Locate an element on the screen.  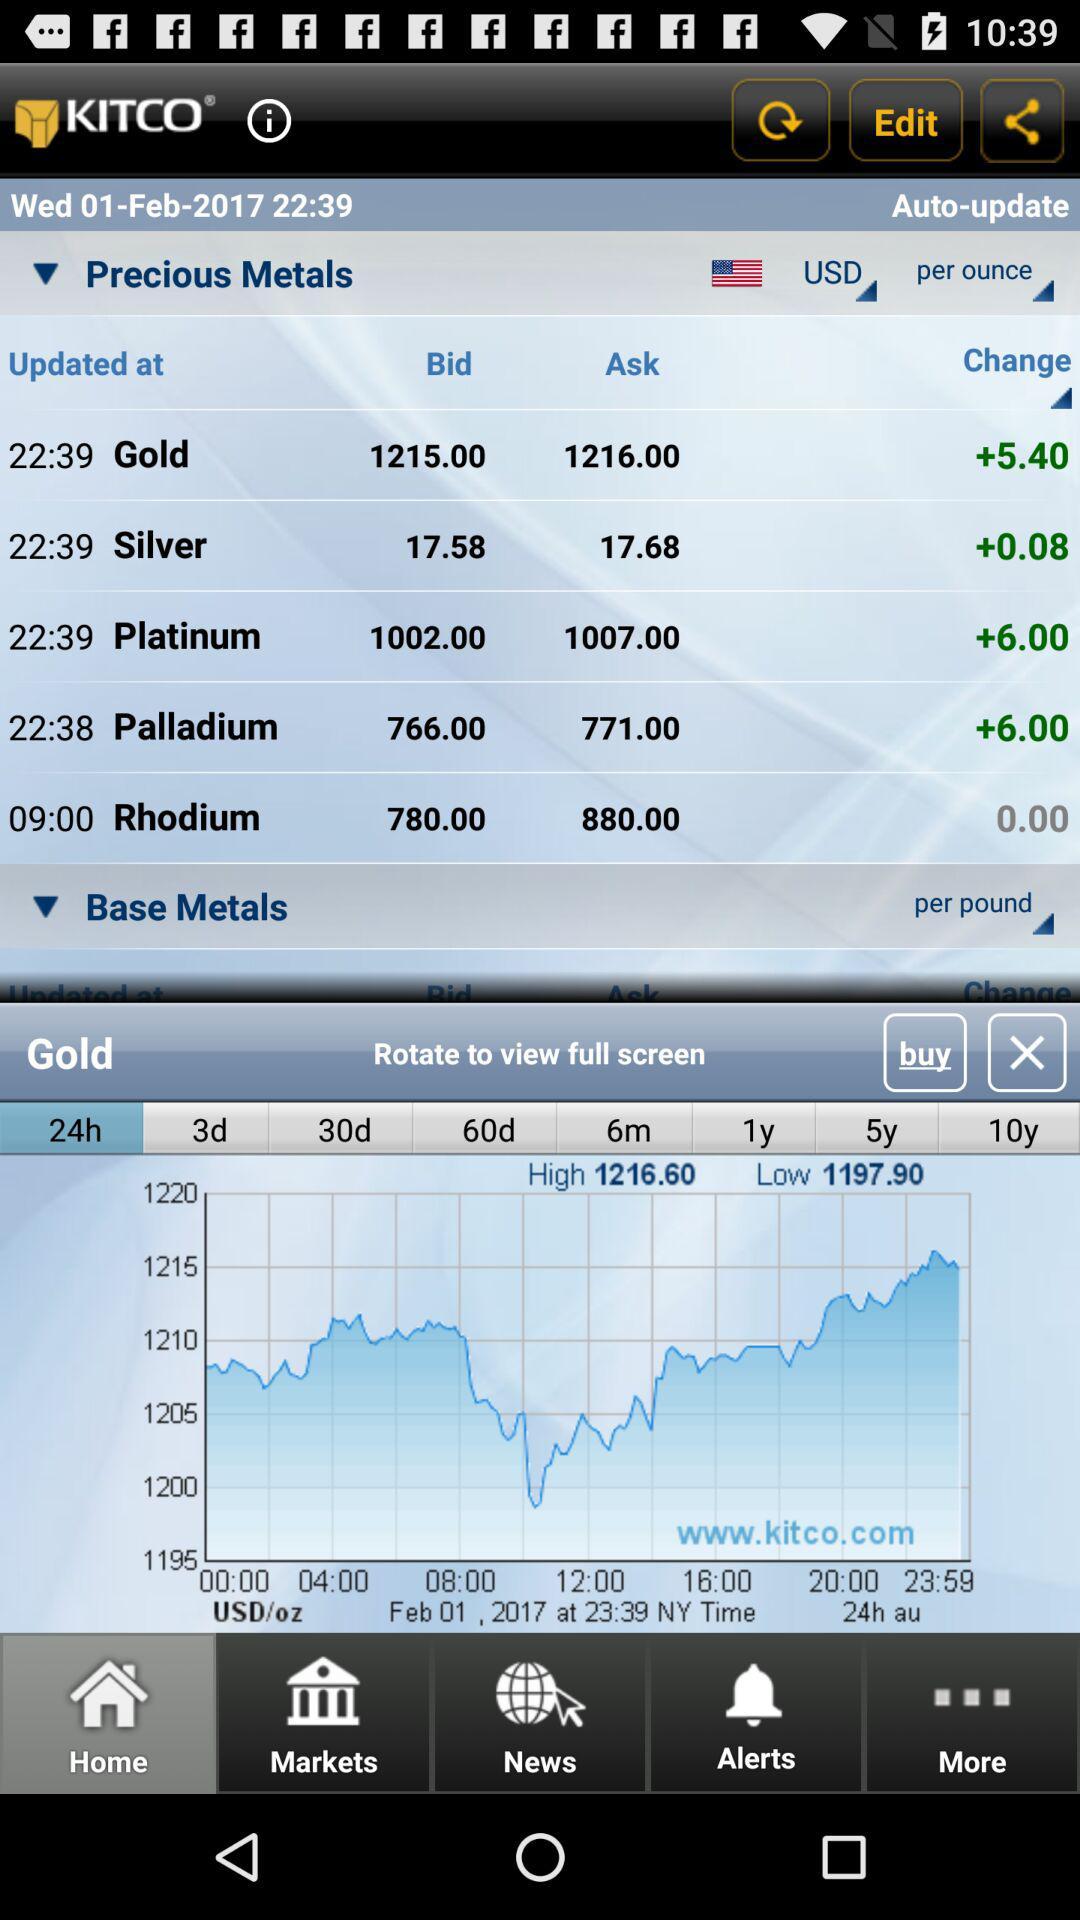
the icon to the right of 30d is located at coordinates (485, 1129).